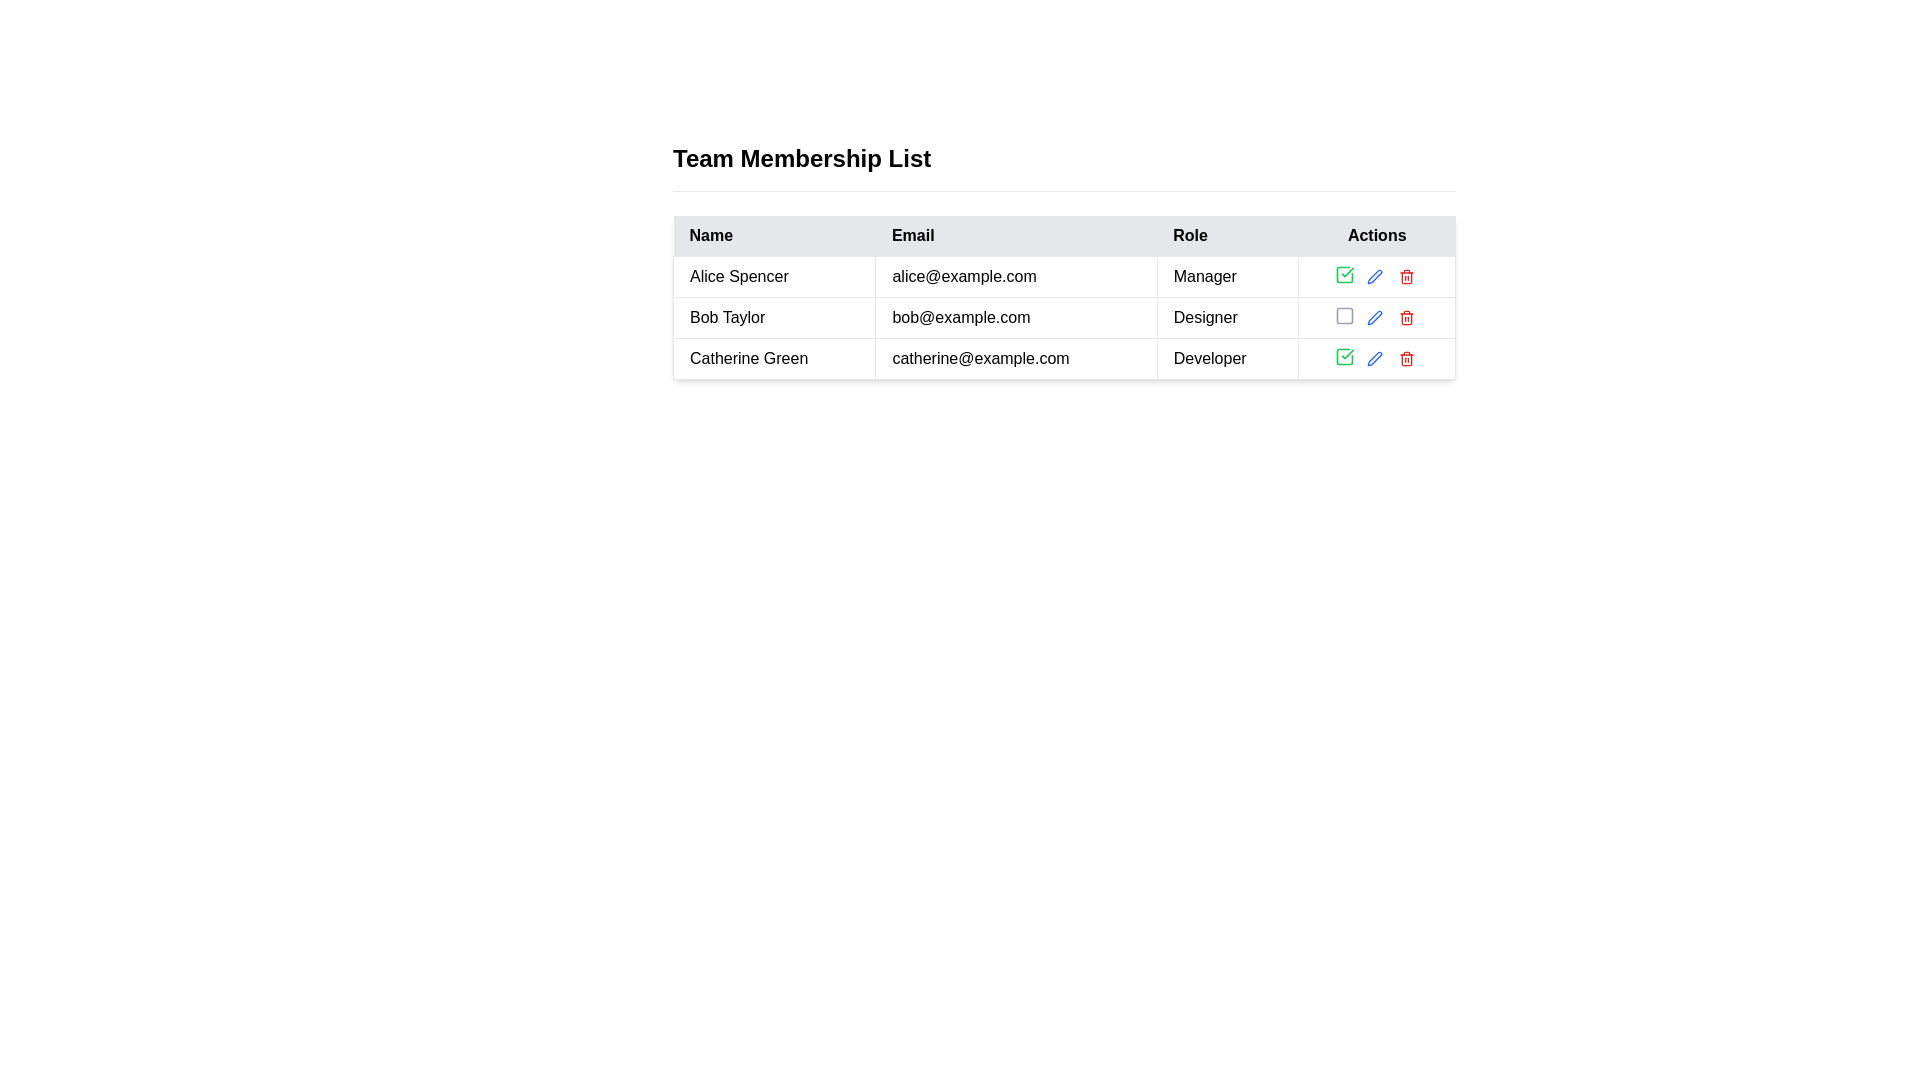 The width and height of the screenshot is (1920, 1080). What do you see at coordinates (1345, 315) in the screenshot?
I see `the first square icon in the actions column of the table for 'Bob Taylor'` at bounding box center [1345, 315].